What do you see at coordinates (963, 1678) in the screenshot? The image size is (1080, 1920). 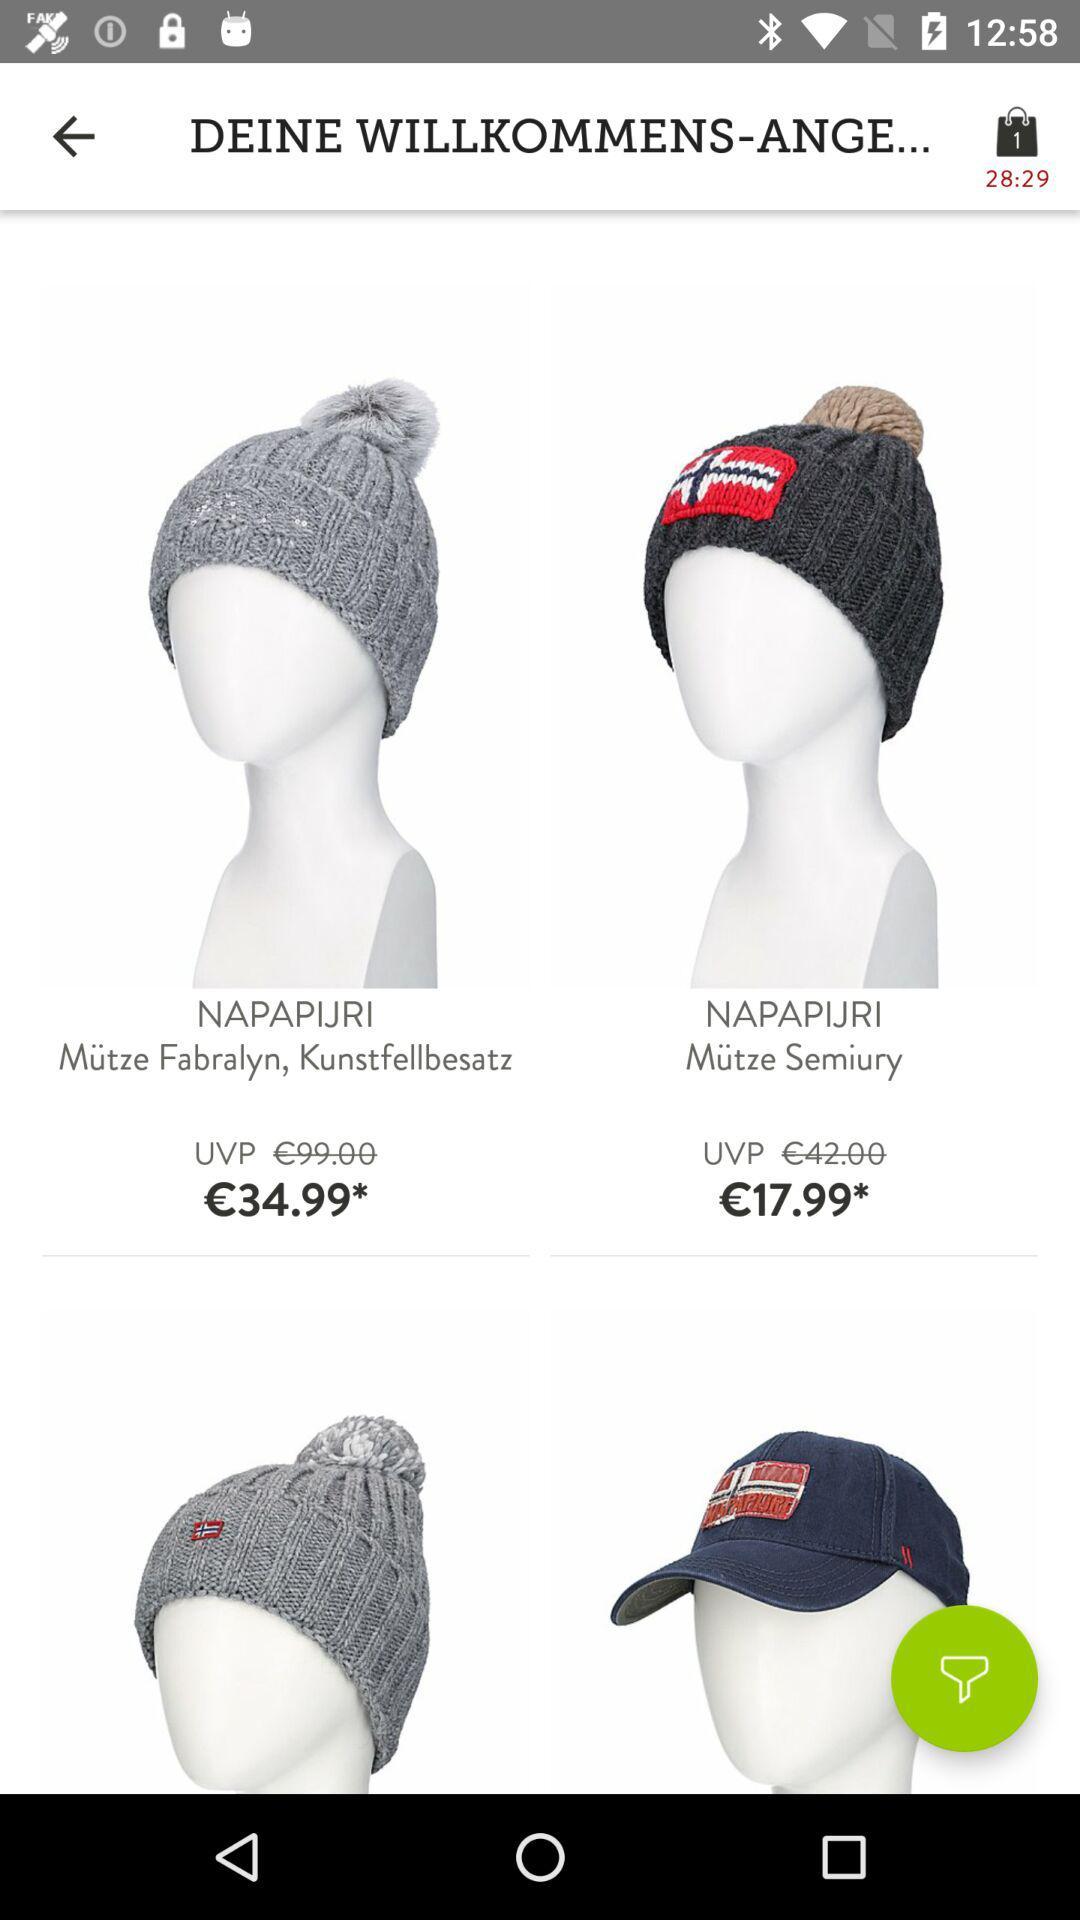 I see `the filter icon` at bounding box center [963, 1678].